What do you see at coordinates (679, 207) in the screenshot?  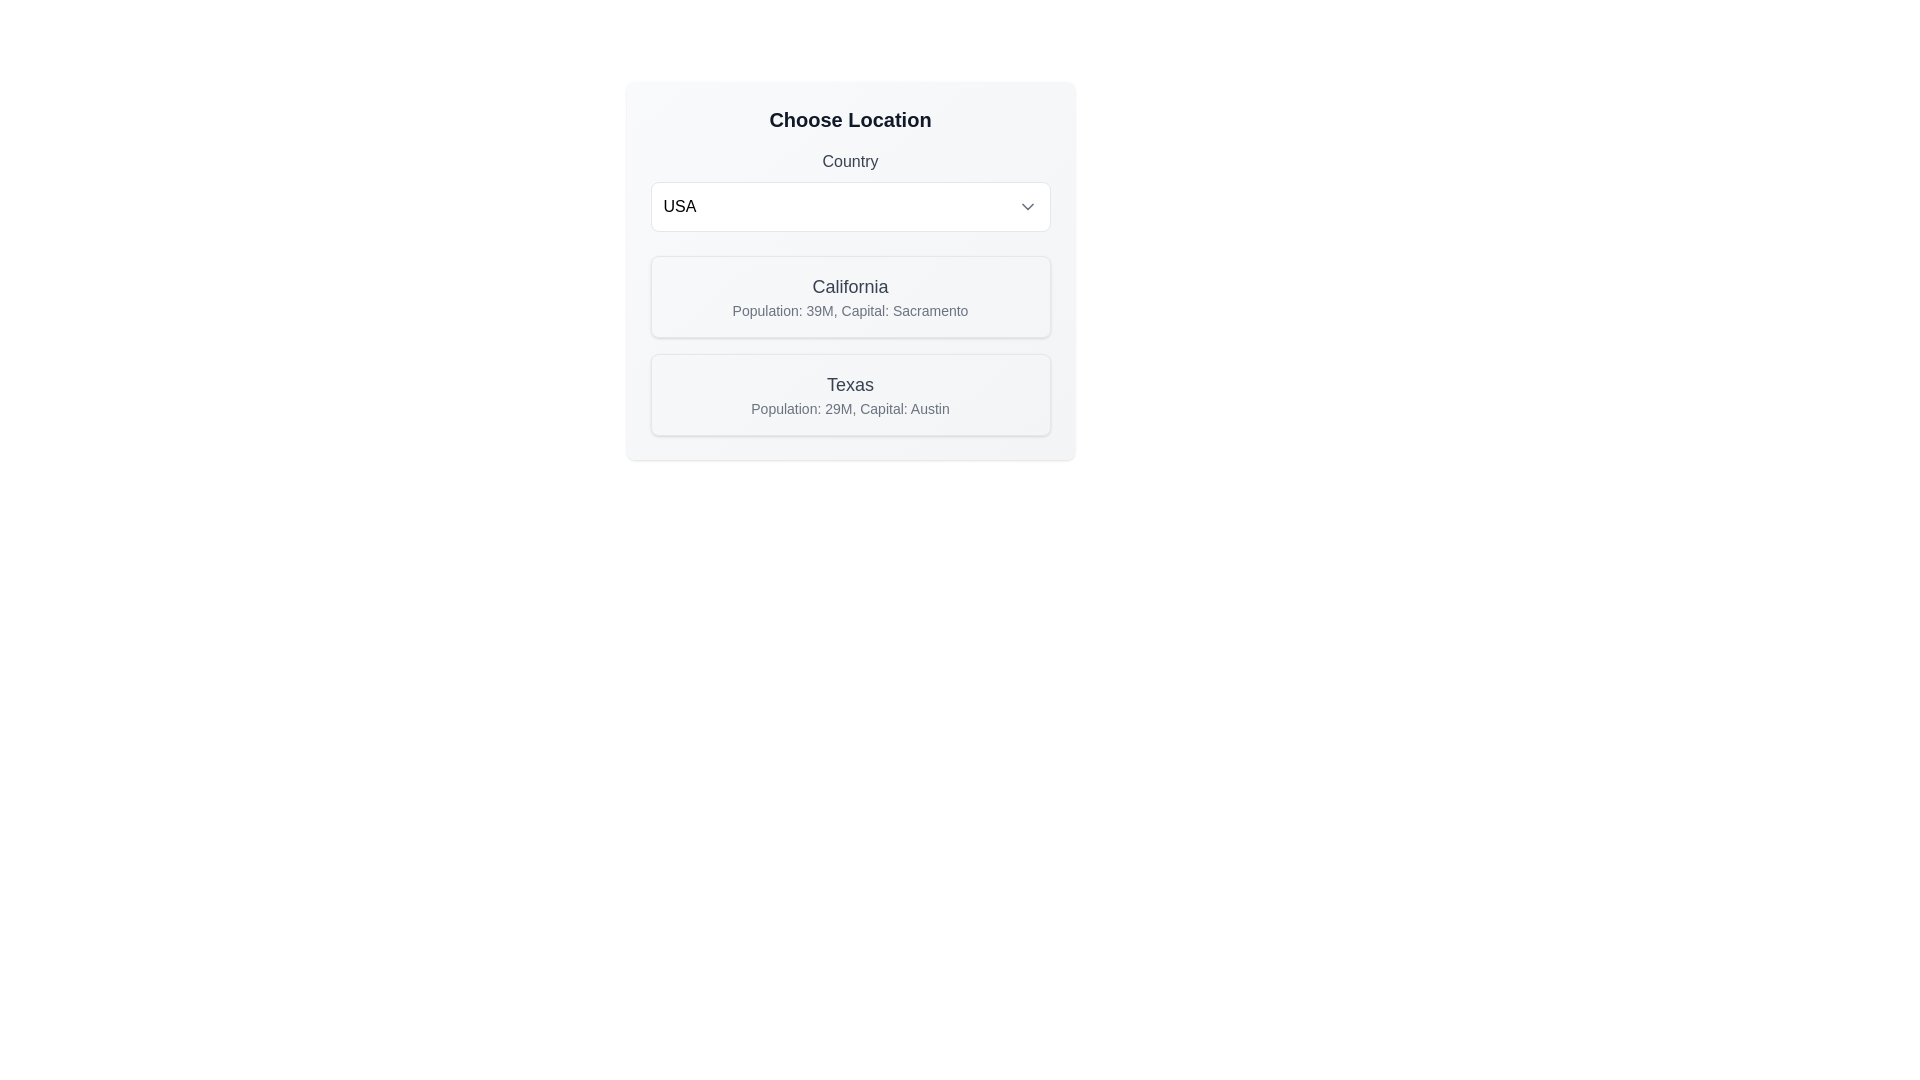 I see `the text label element displaying 'USA'` at bounding box center [679, 207].